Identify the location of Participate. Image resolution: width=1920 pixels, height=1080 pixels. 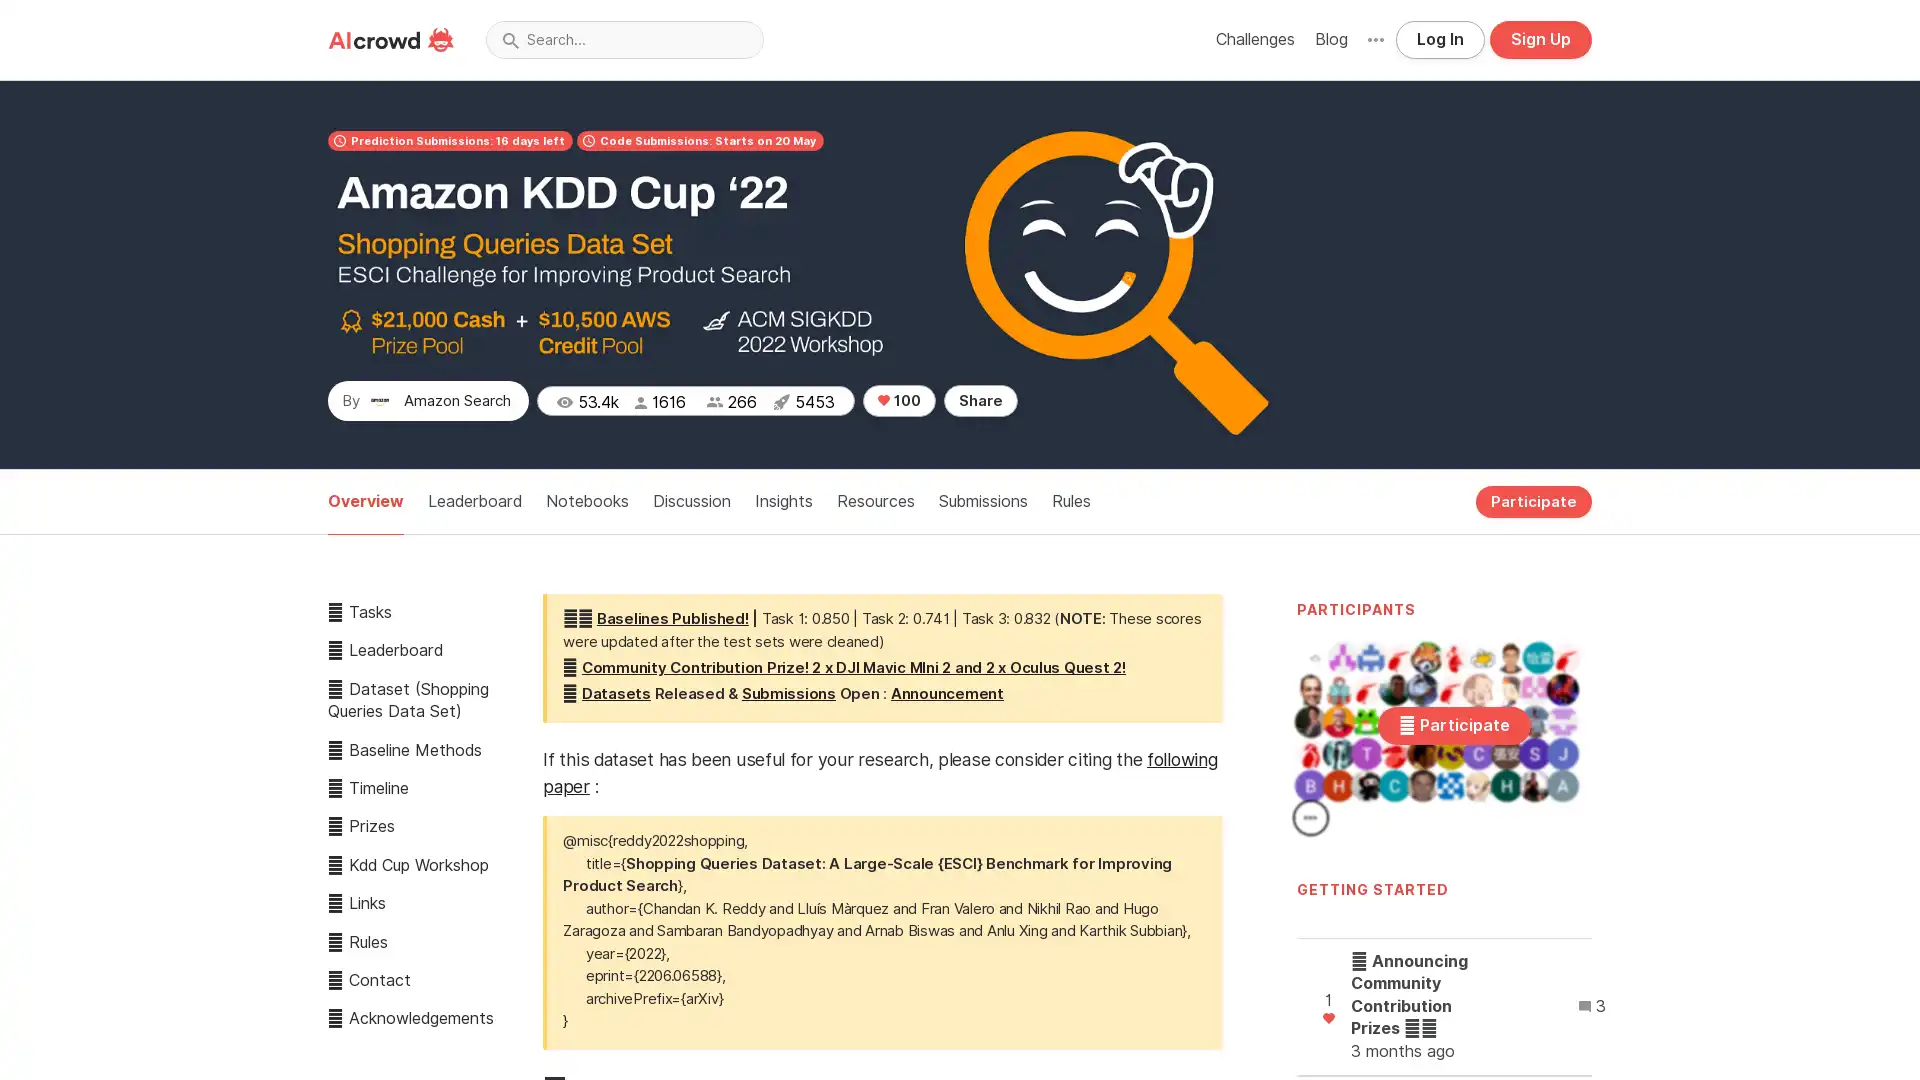
(1453, 725).